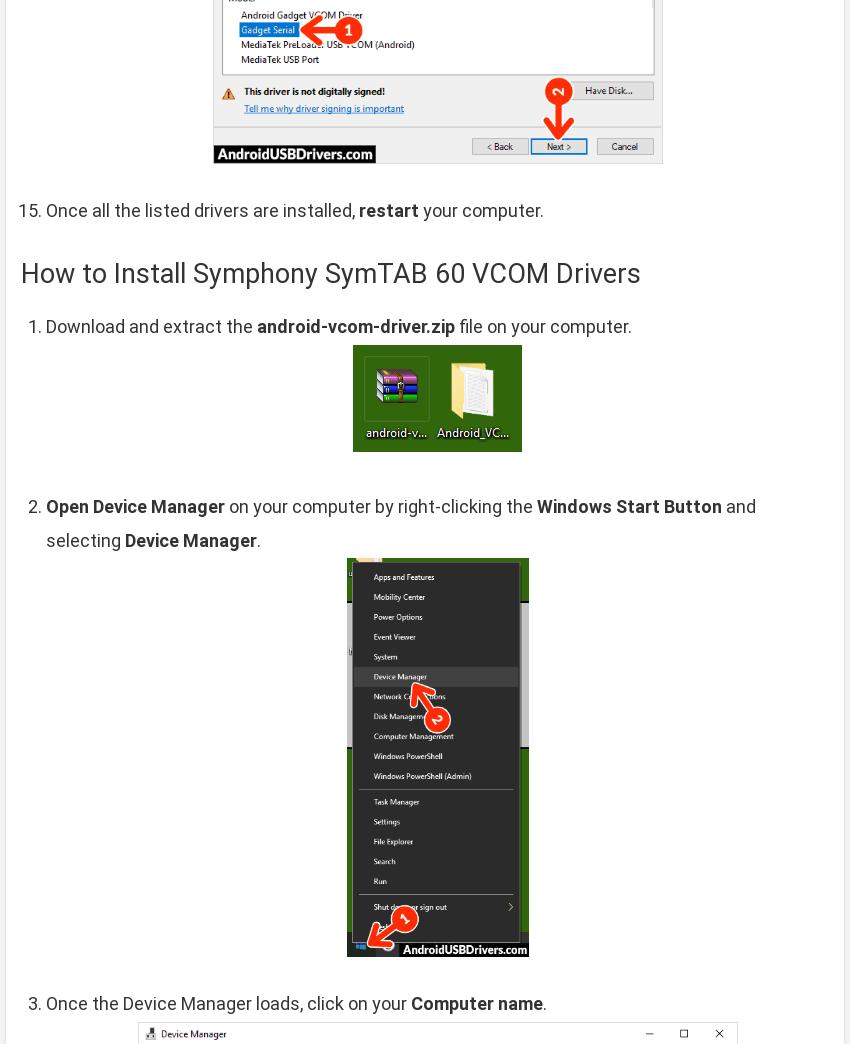 Image resolution: width=850 pixels, height=1044 pixels. I want to click on 'Once all the listed drivers are installed,', so click(201, 209).